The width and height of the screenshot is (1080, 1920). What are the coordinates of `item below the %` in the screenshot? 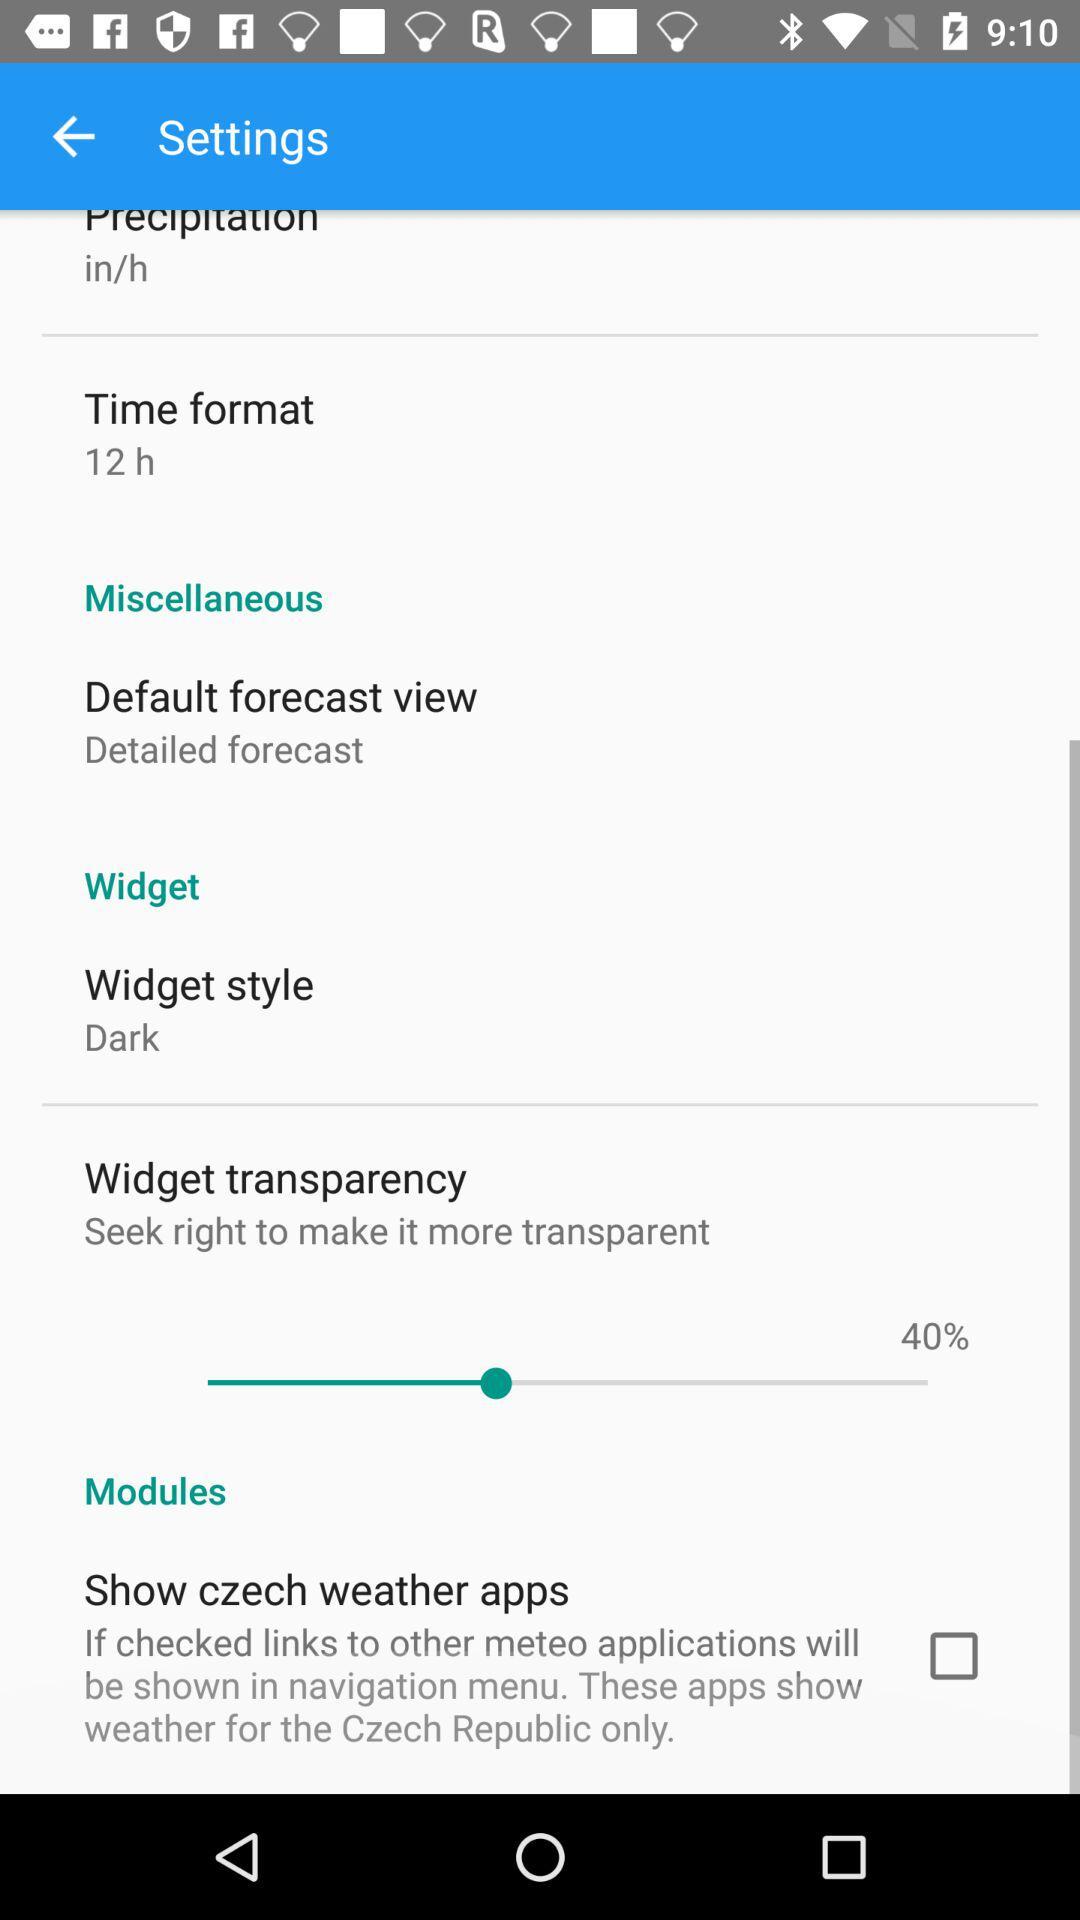 It's located at (567, 1382).